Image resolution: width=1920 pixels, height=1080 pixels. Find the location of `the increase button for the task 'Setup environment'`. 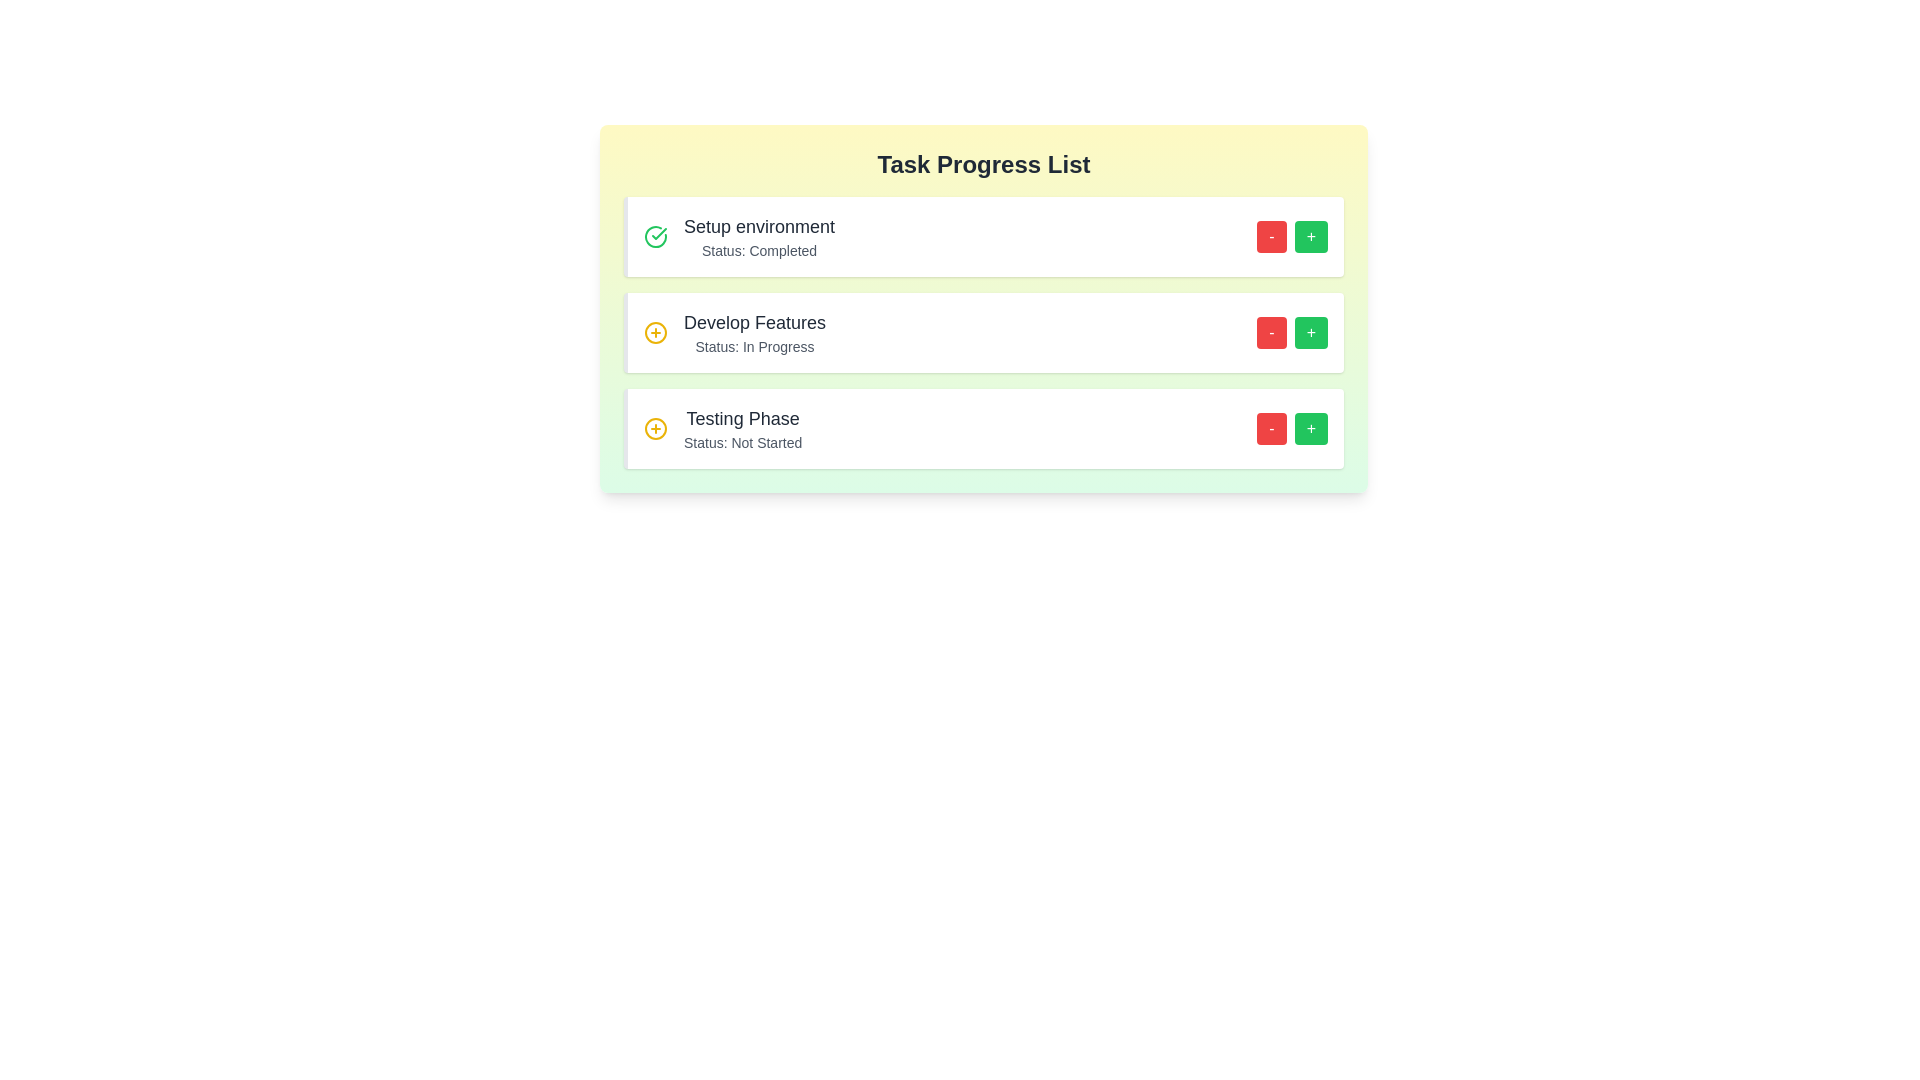

the increase button for the task 'Setup environment' is located at coordinates (1311, 235).